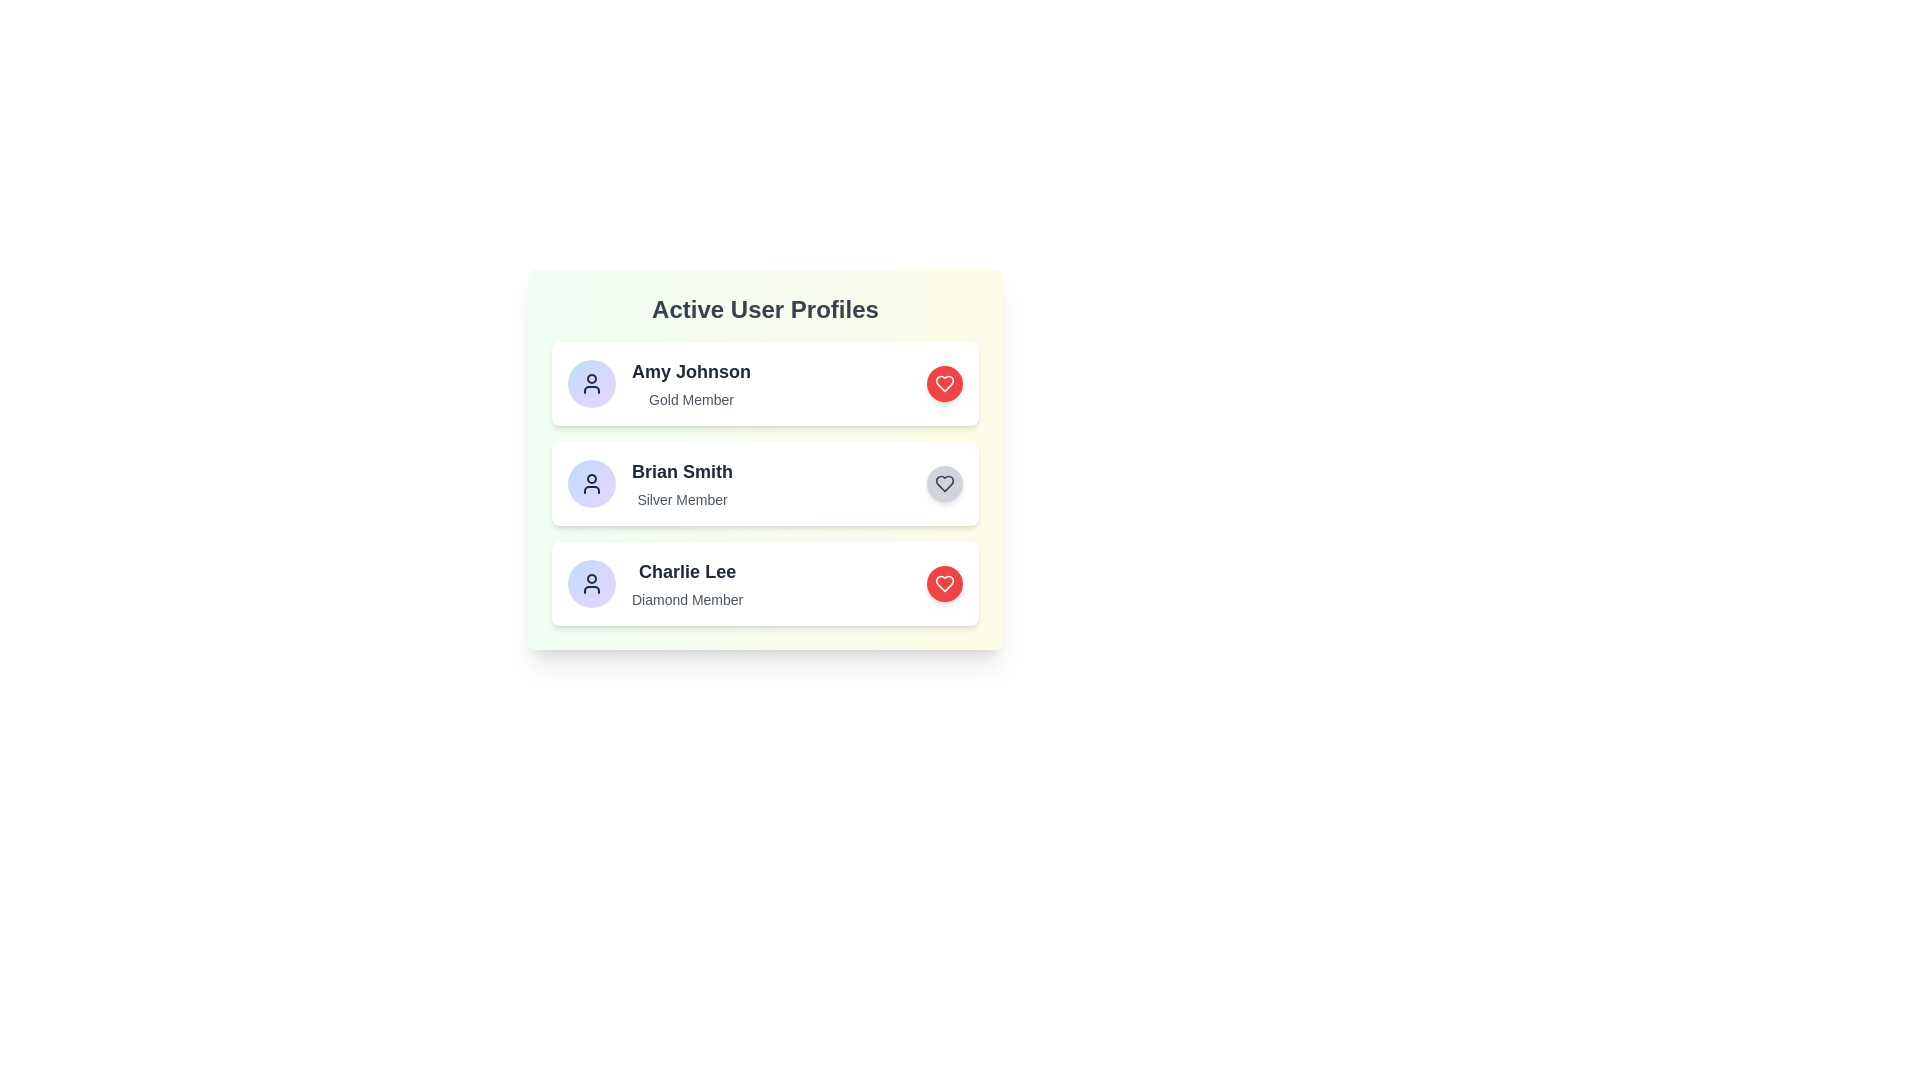 The height and width of the screenshot is (1080, 1920). What do you see at coordinates (944, 483) in the screenshot?
I see `the heart icon within the circular button on the right-hand side of the second user profile entry to favorite the user profile` at bounding box center [944, 483].